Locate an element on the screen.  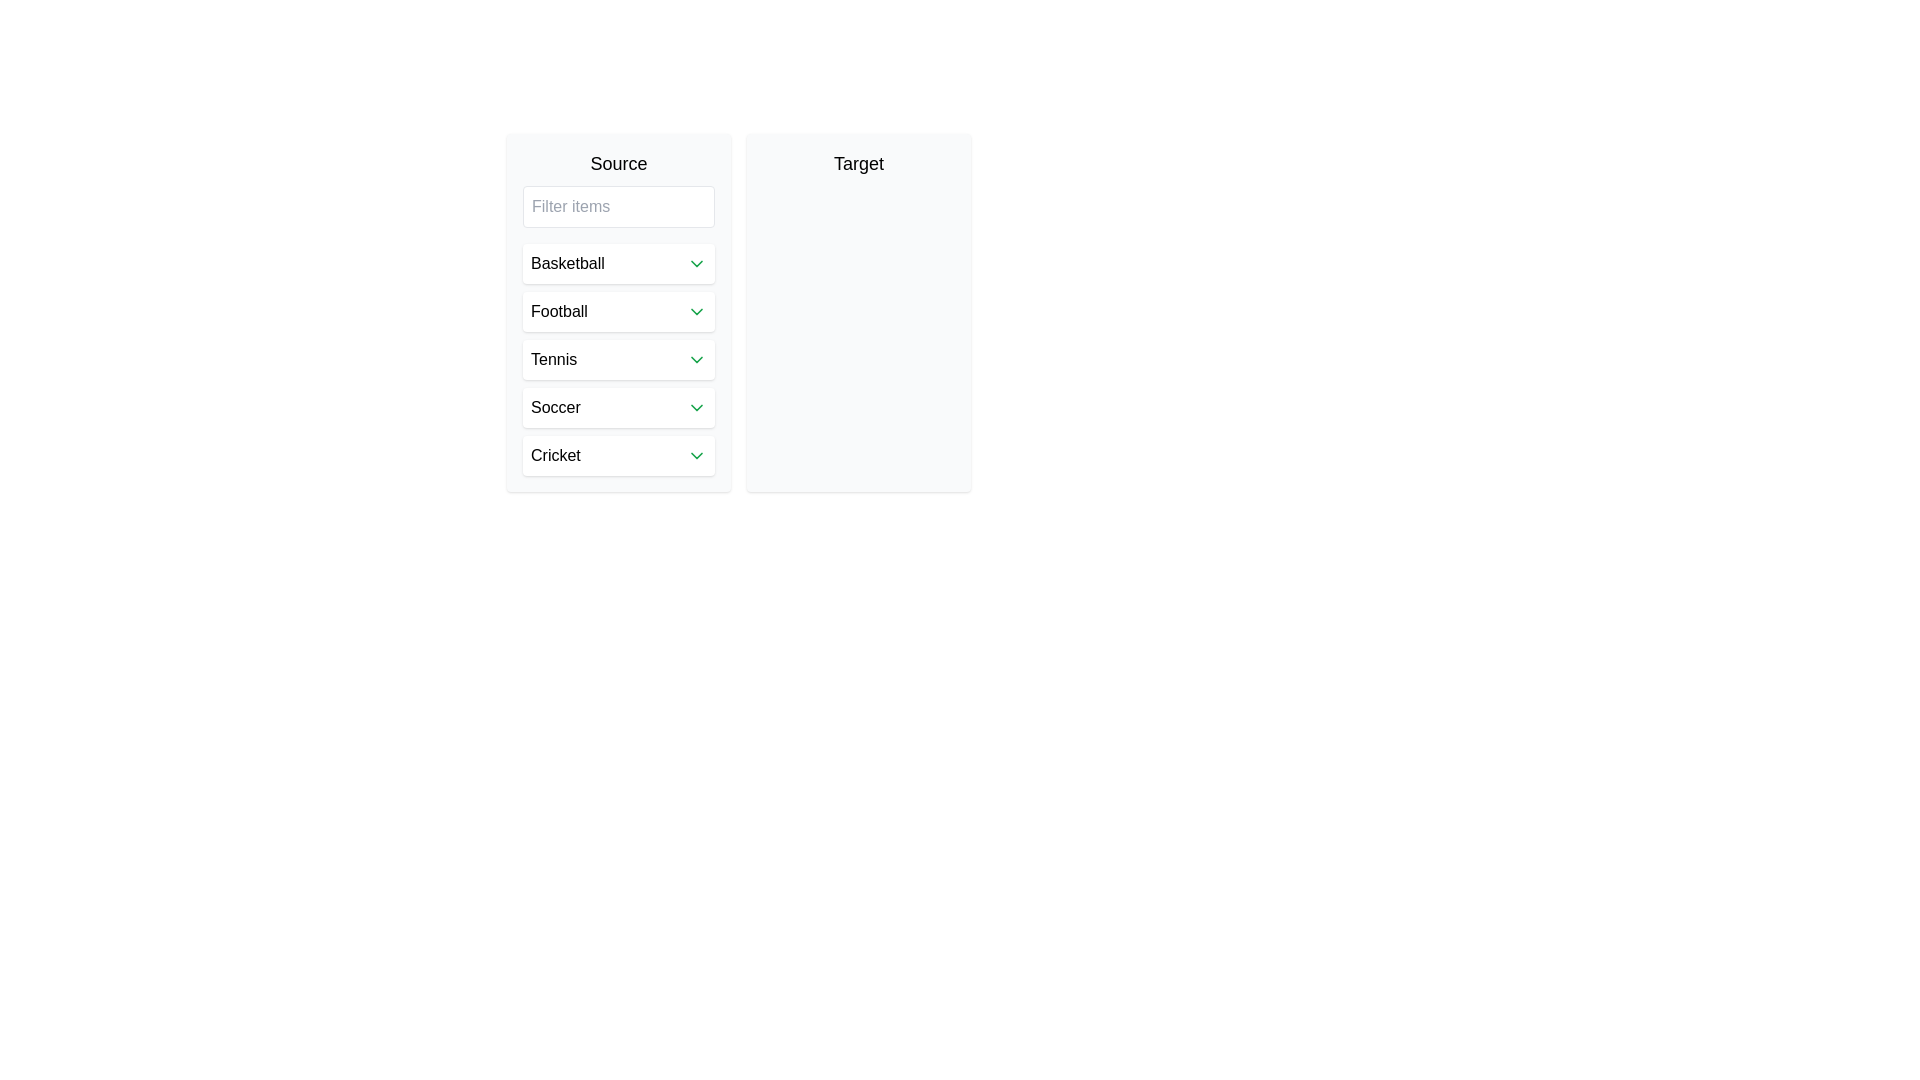
the dropdown icon located to the right of the 'Basketball' text label is located at coordinates (696, 262).